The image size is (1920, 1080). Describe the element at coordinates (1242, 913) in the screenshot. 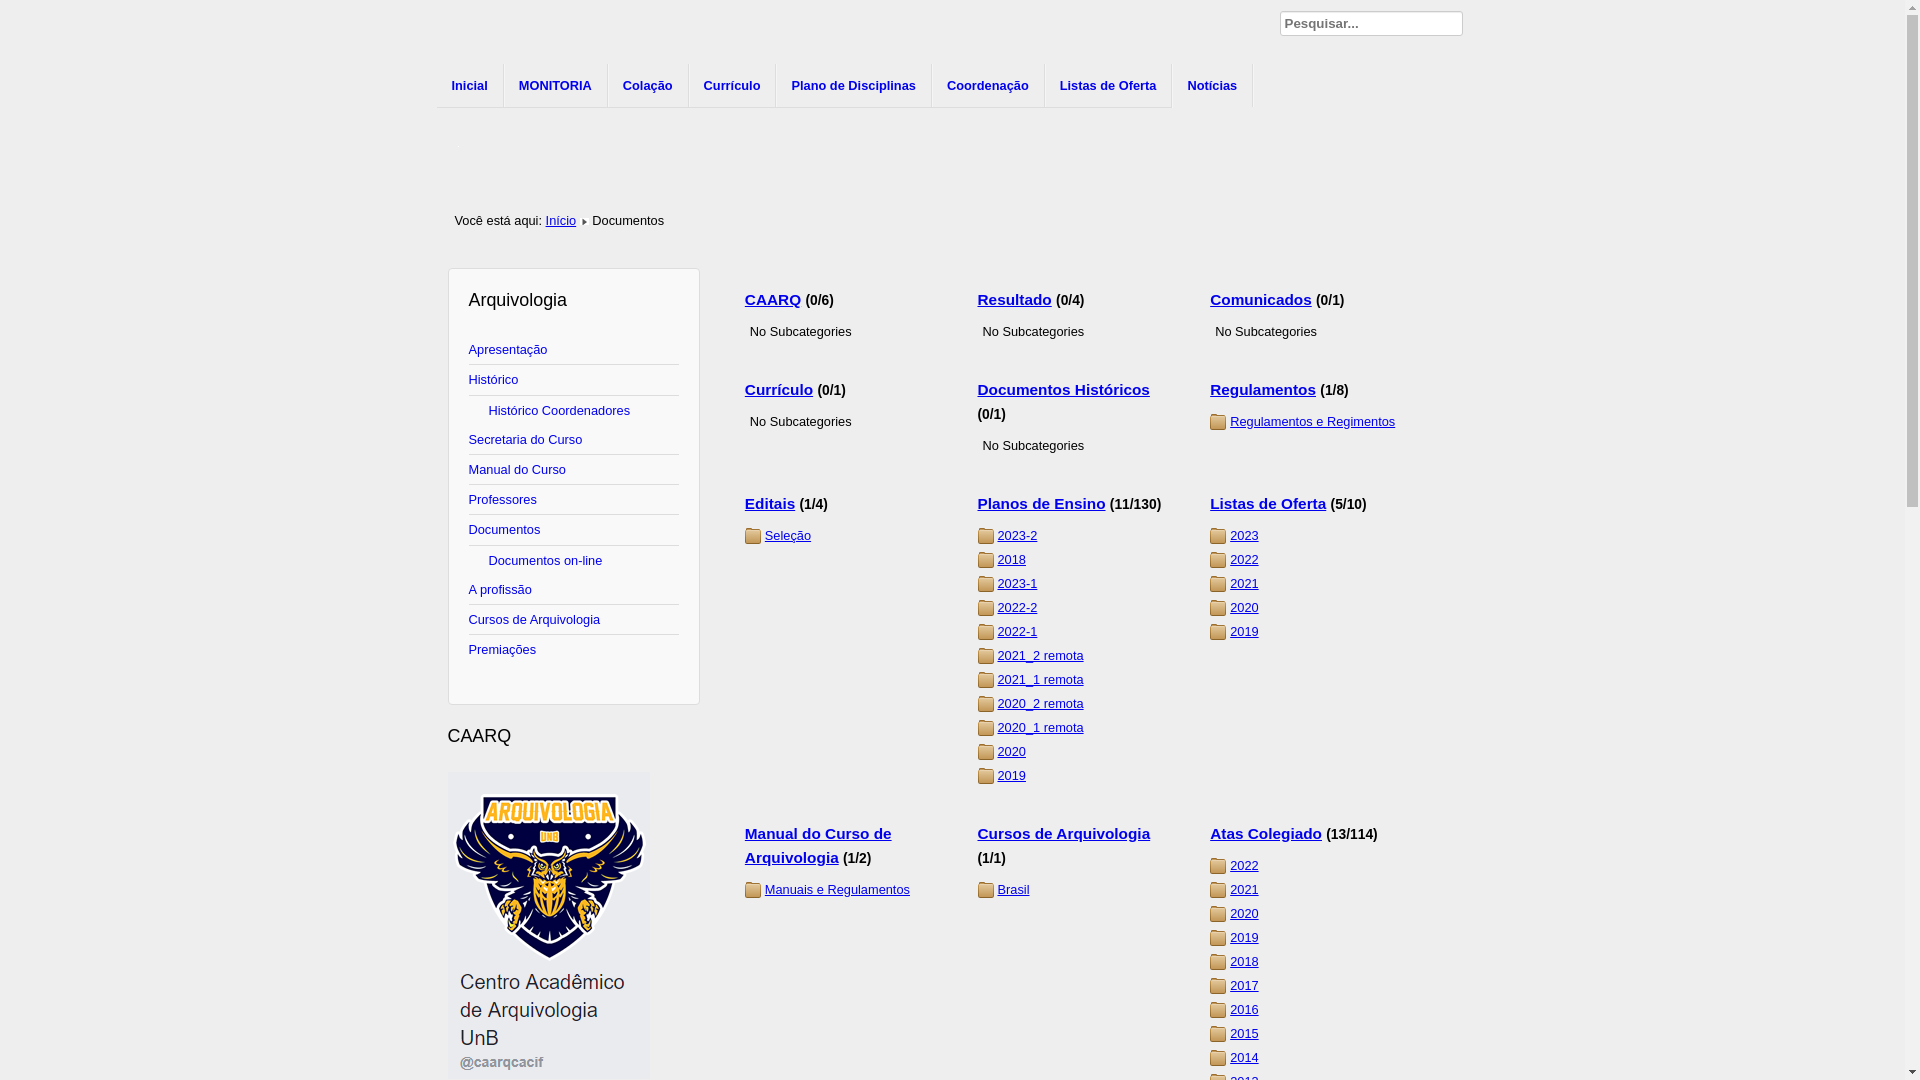

I see `'2020'` at that location.